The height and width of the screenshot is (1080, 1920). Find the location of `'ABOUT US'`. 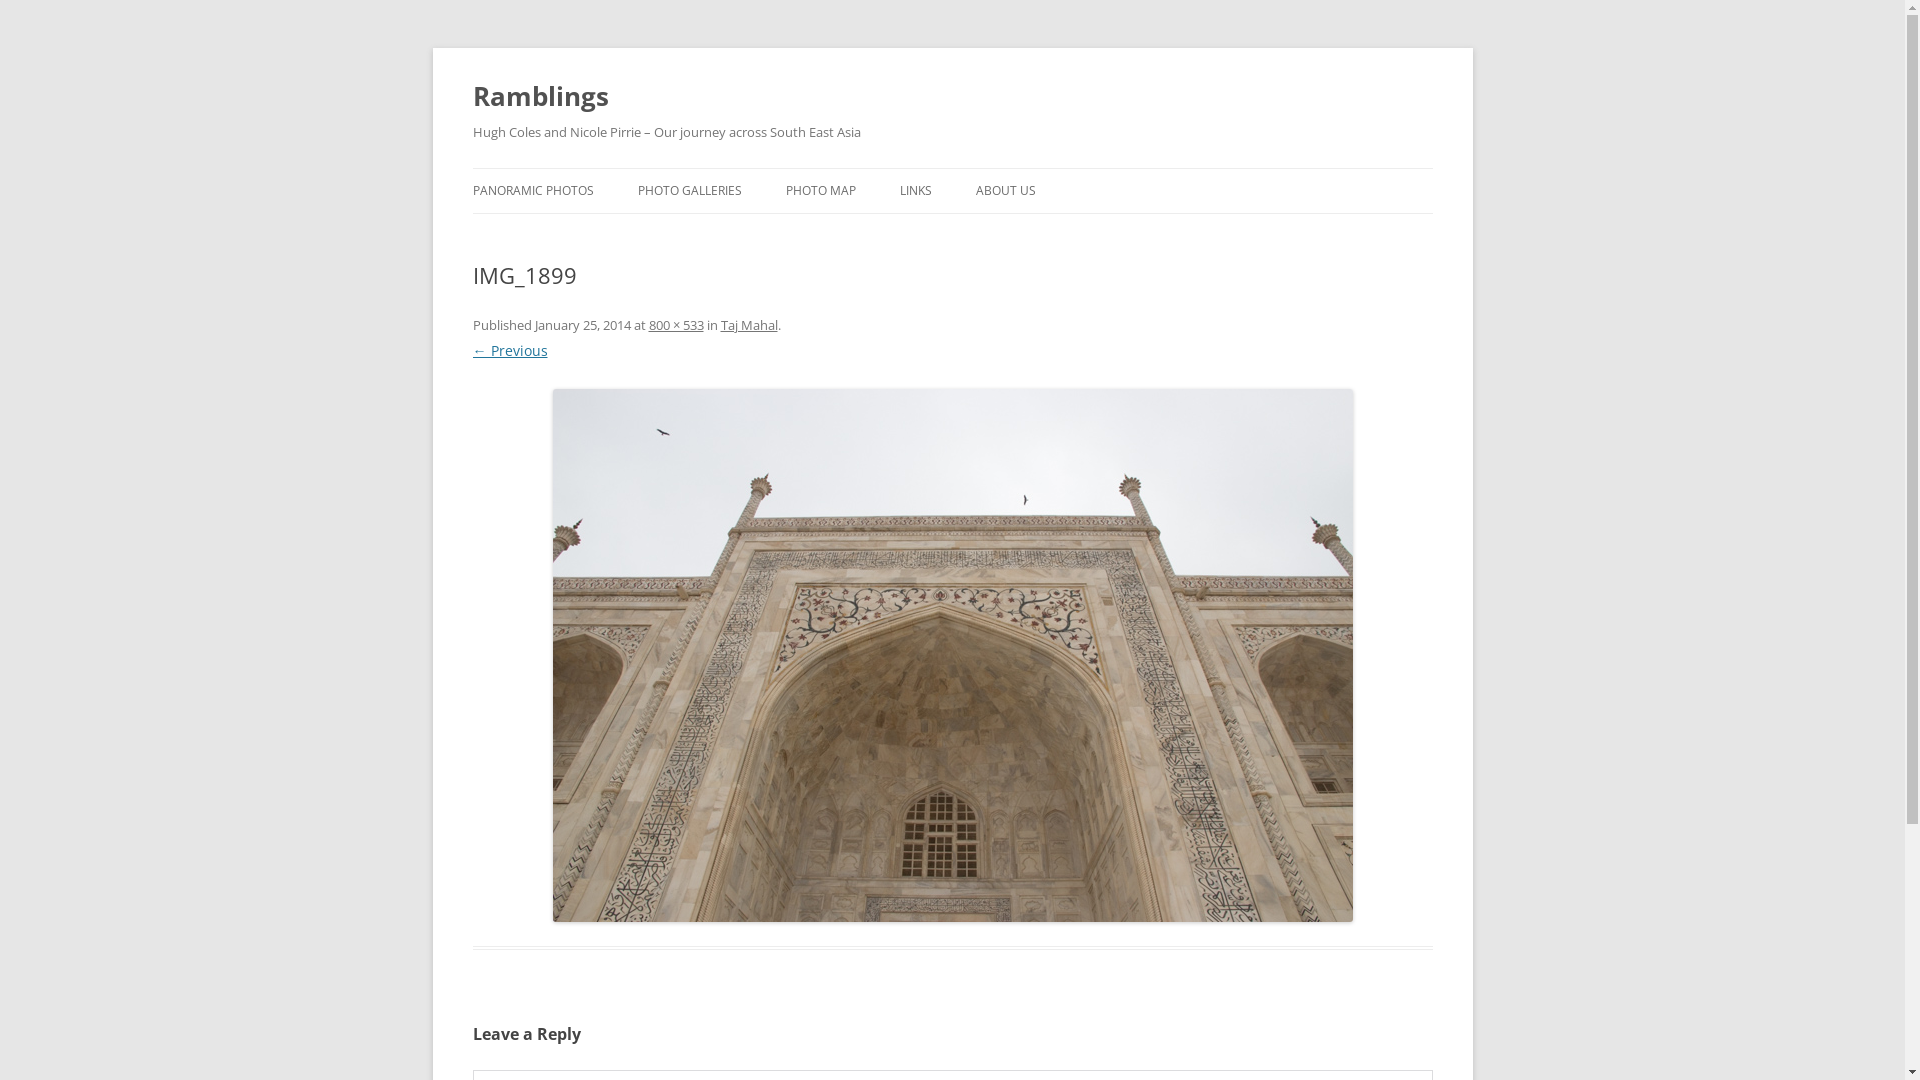

'ABOUT US' is located at coordinates (1006, 191).